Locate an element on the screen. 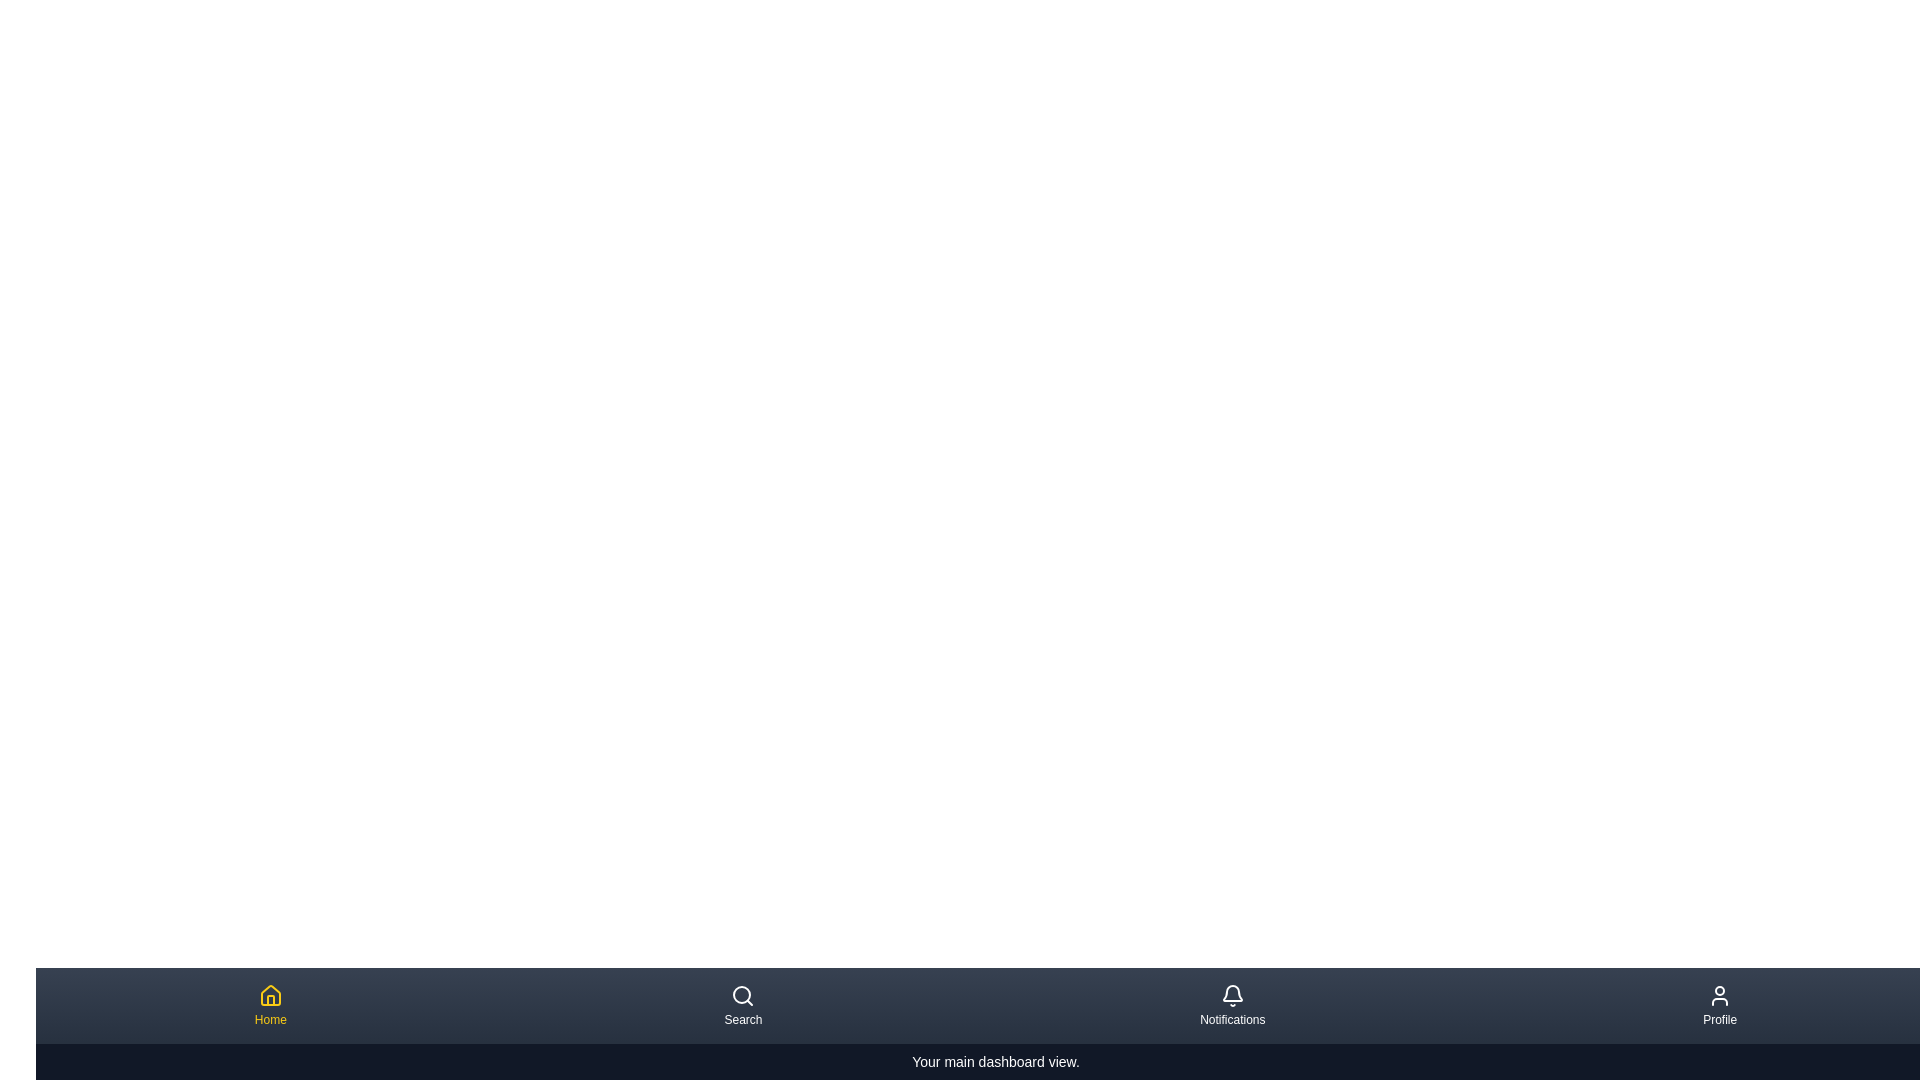 This screenshot has height=1080, width=1920. the navigation item Profile by clicking on its button is located at coordinates (1718, 1006).